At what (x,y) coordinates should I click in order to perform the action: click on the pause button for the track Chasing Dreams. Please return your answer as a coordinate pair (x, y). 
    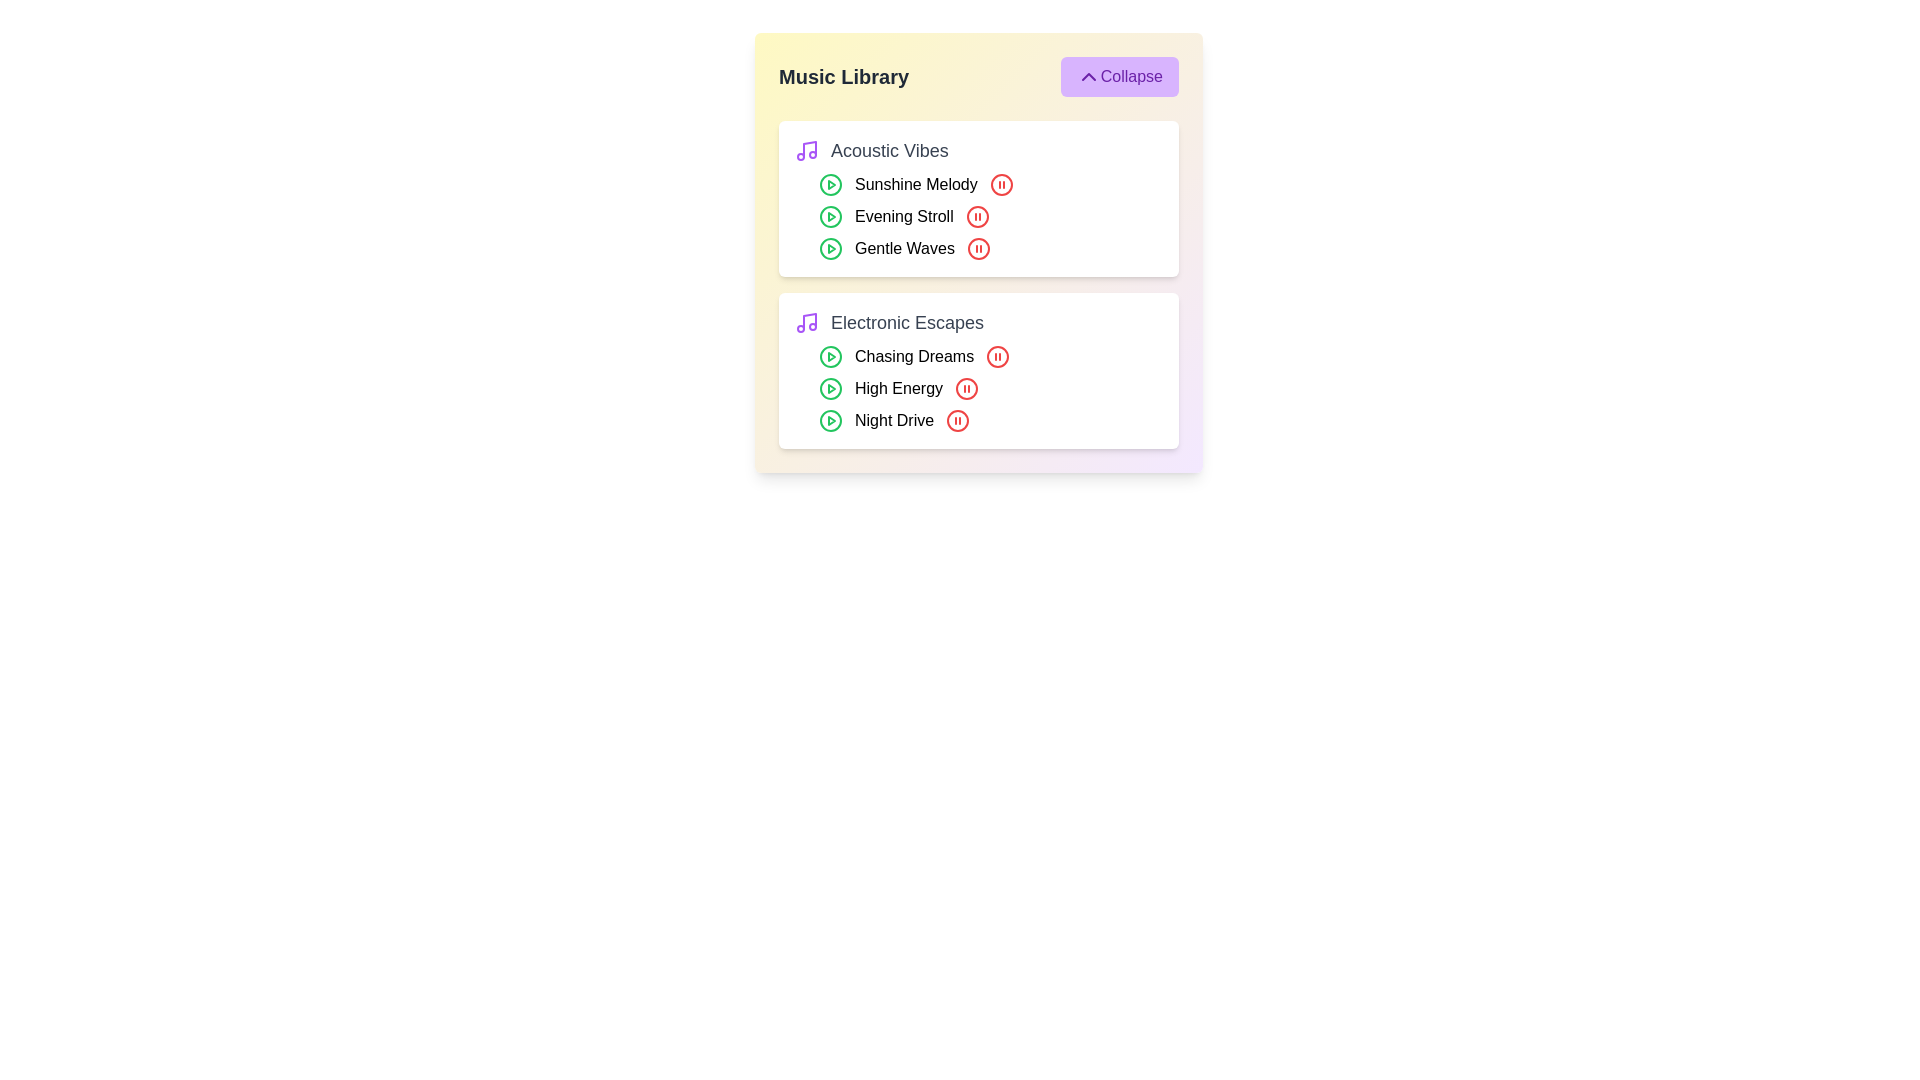
    Looking at the image, I should click on (998, 356).